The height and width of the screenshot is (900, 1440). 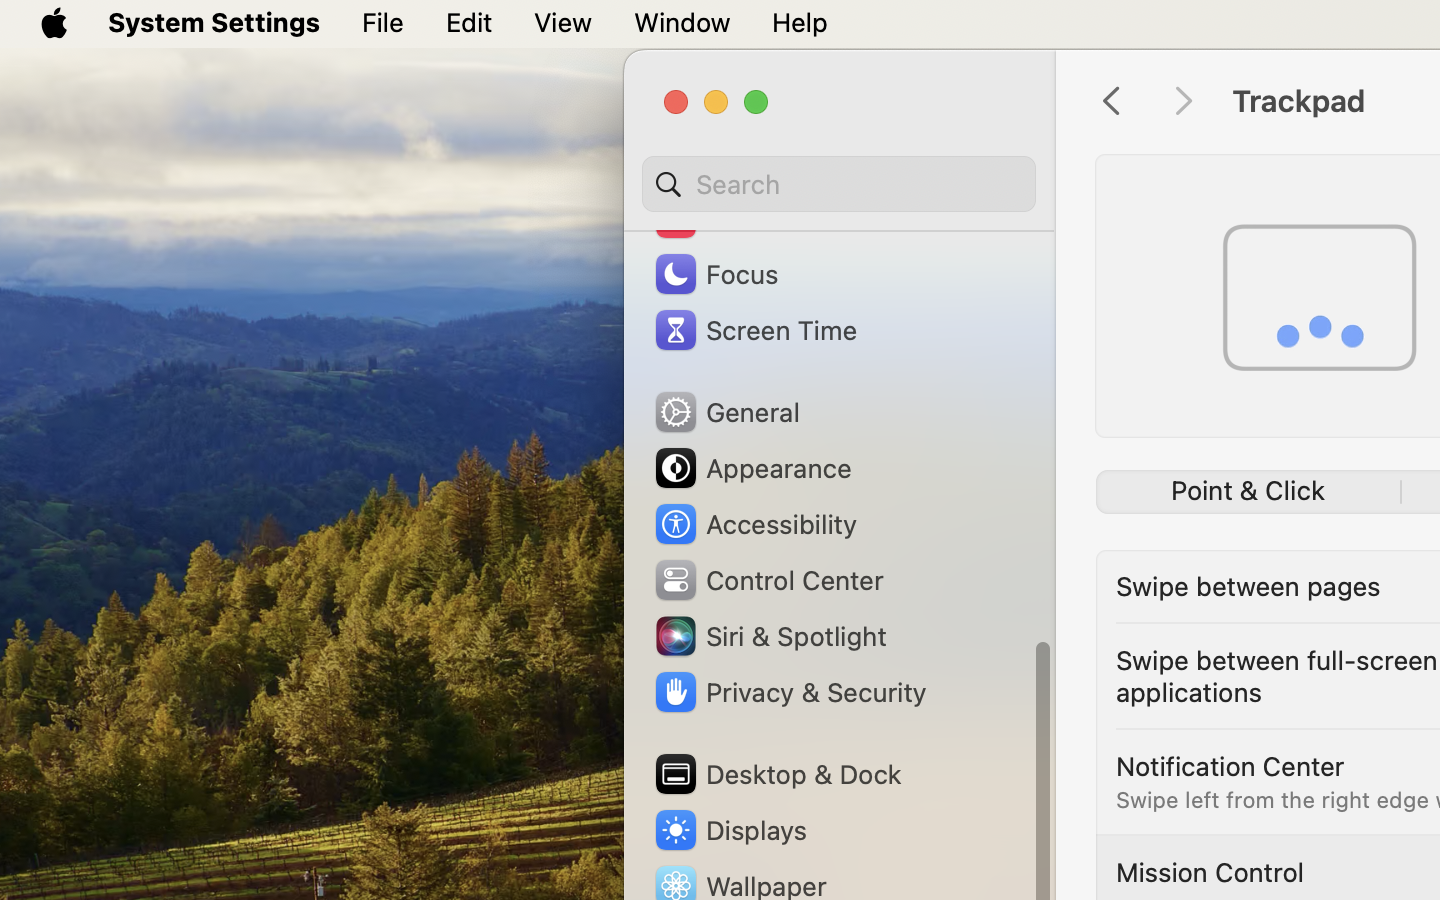 What do you see at coordinates (1229, 764) in the screenshot?
I see `'Notification Center'` at bounding box center [1229, 764].